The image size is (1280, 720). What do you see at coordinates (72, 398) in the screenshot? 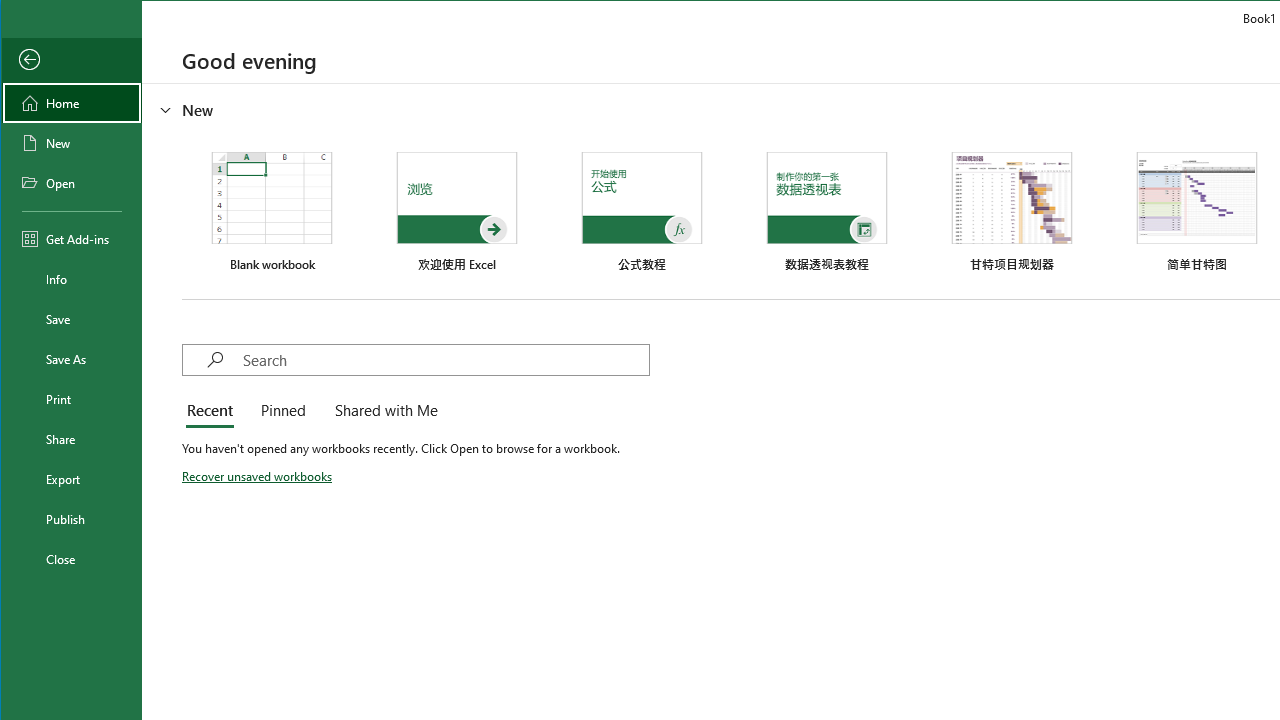
I see `'Print'` at bounding box center [72, 398].